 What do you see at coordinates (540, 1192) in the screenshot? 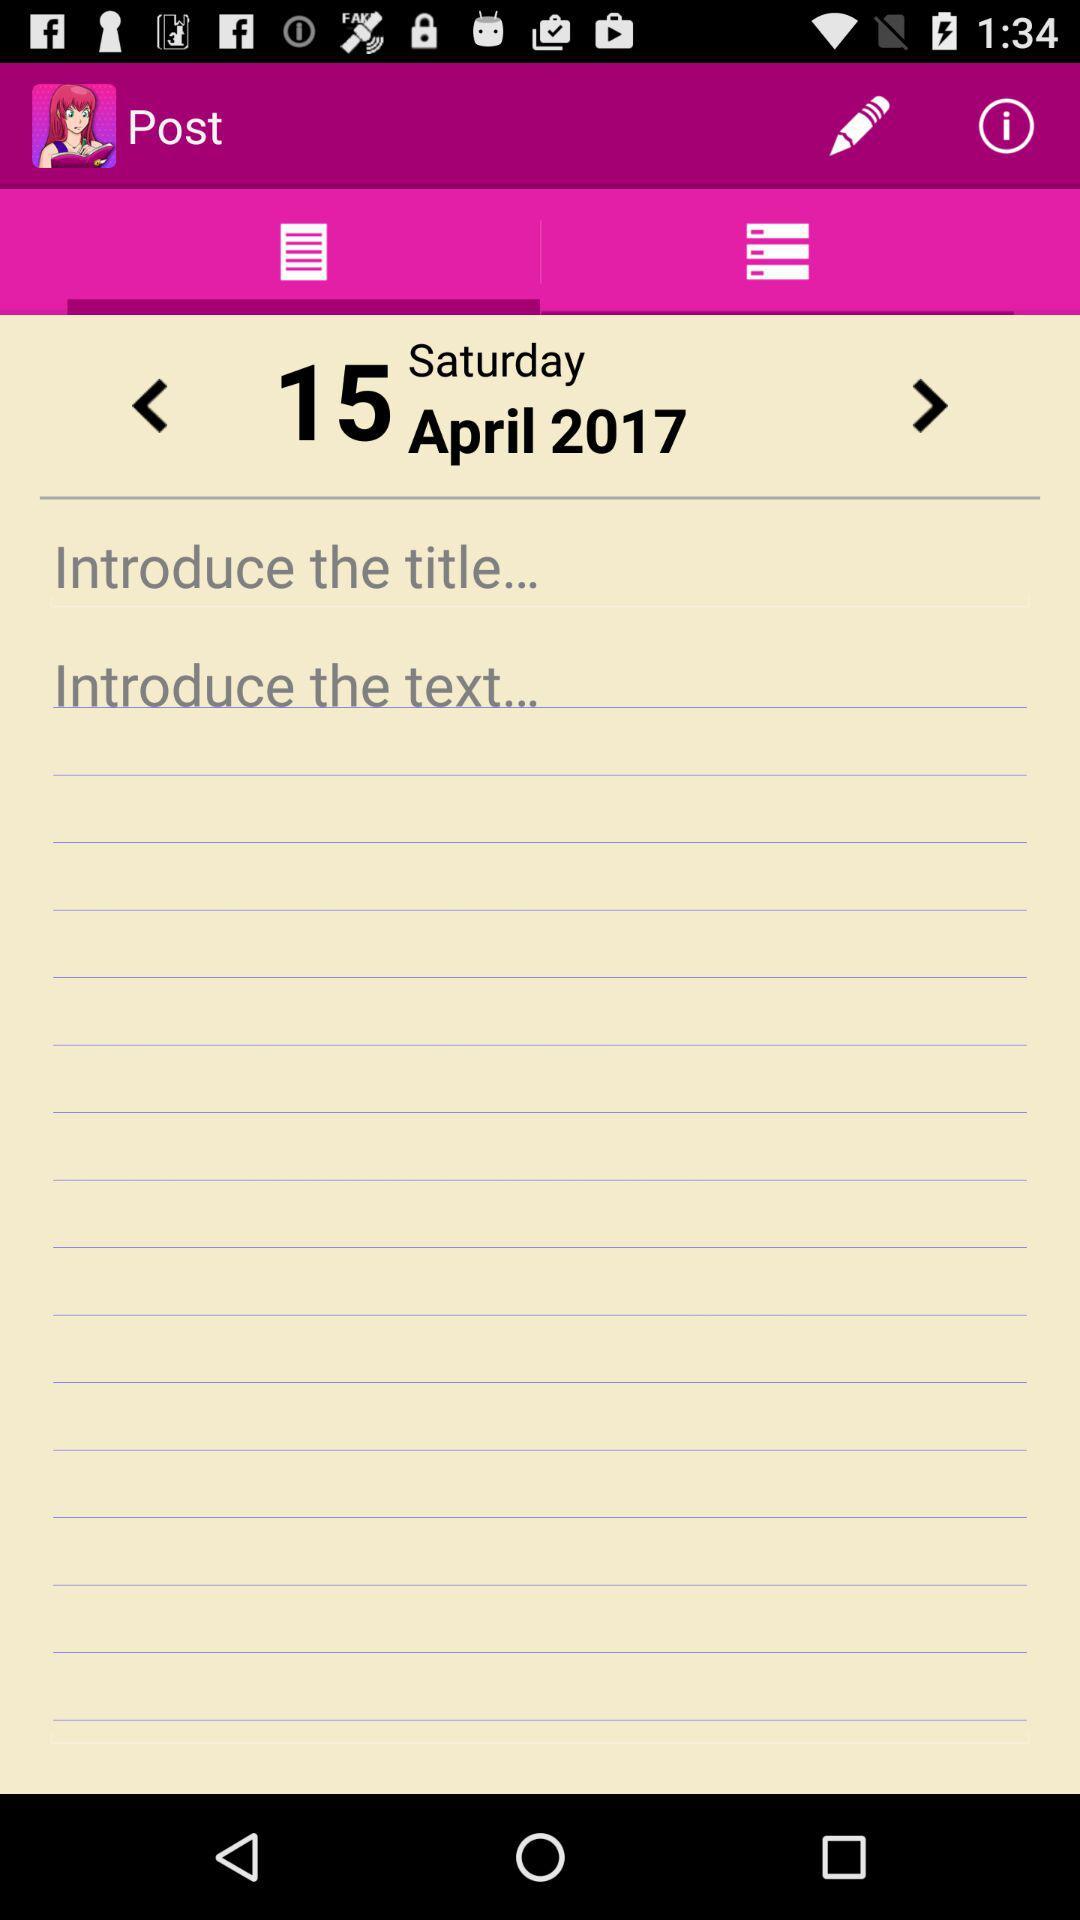
I see `write text` at bounding box center [540, 1192].